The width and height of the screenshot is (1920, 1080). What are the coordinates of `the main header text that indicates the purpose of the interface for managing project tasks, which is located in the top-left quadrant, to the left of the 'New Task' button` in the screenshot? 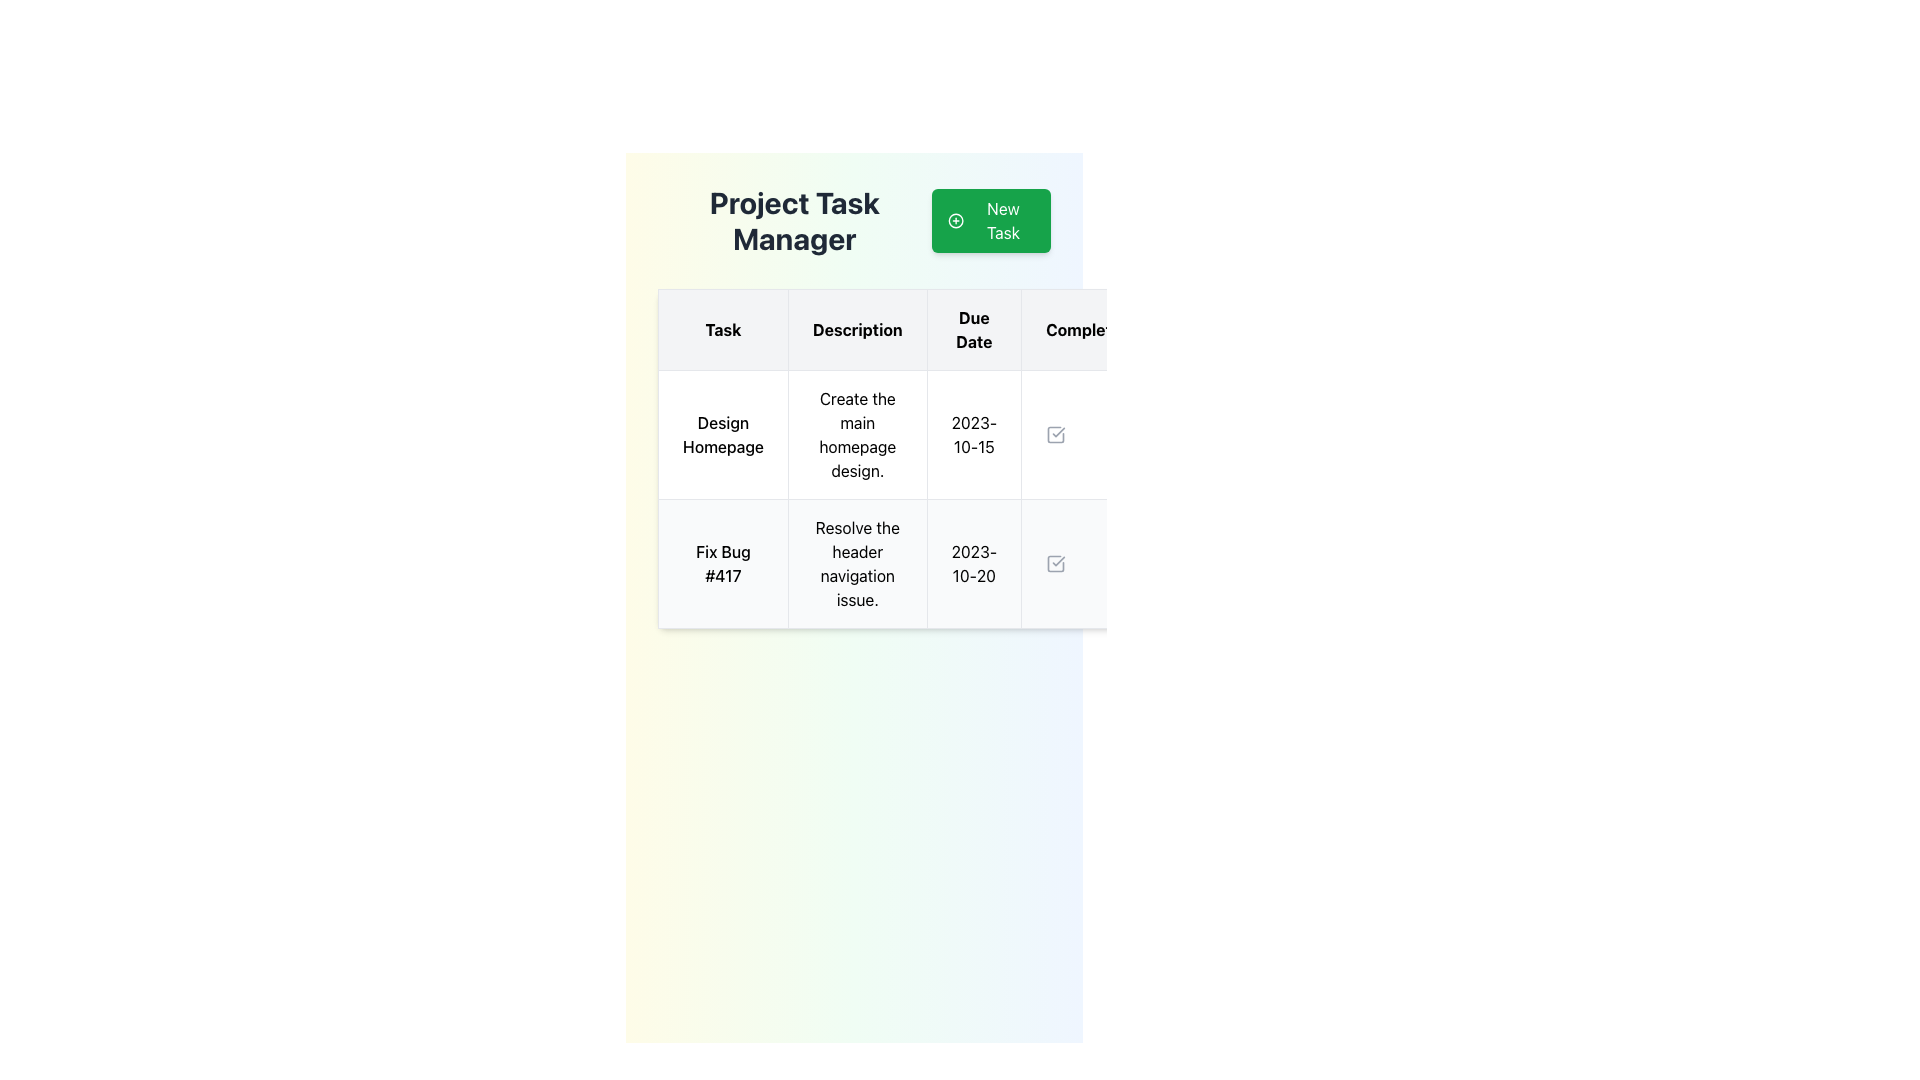 It's located at (793, 220).